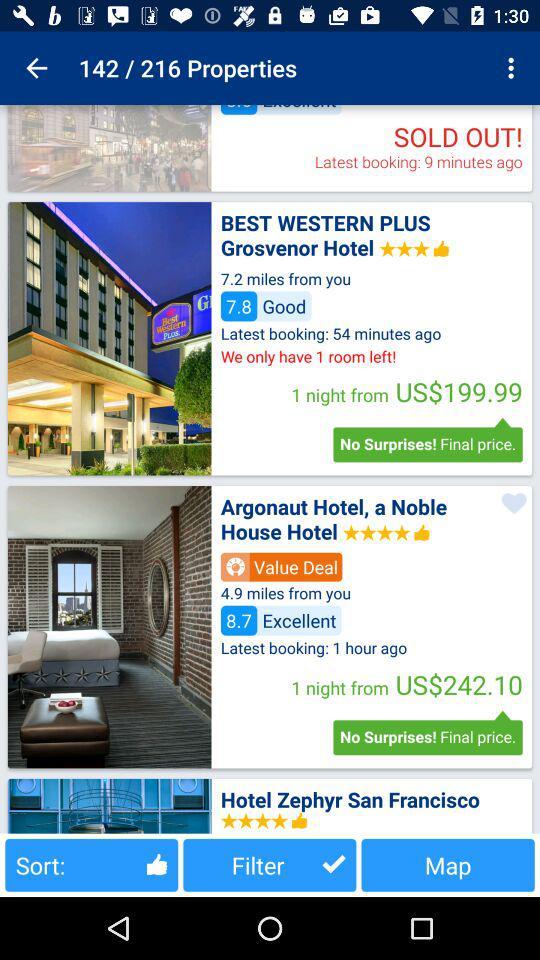  Describe the element at coordinates (109, 806) in the screenshot. I see `image of hotel` at that location.